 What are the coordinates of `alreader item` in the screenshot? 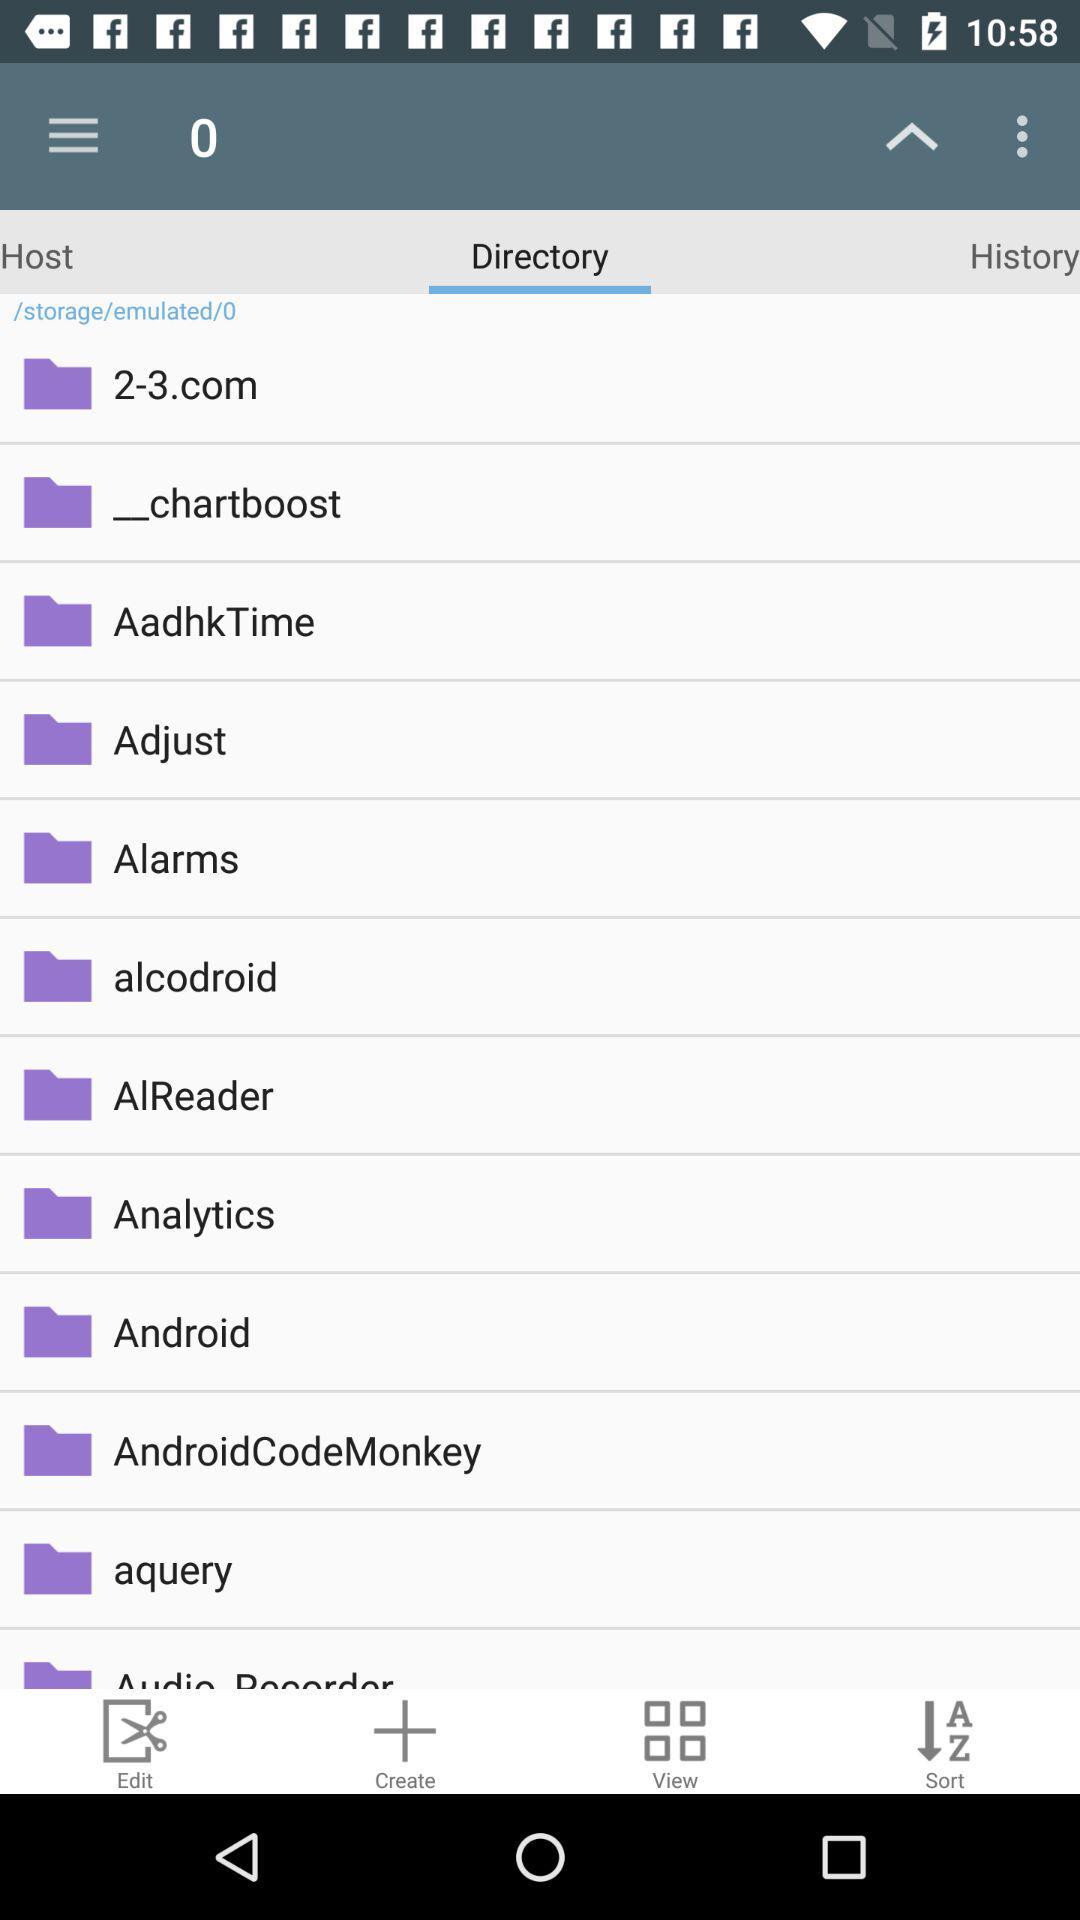 It's located at (582, 1093).